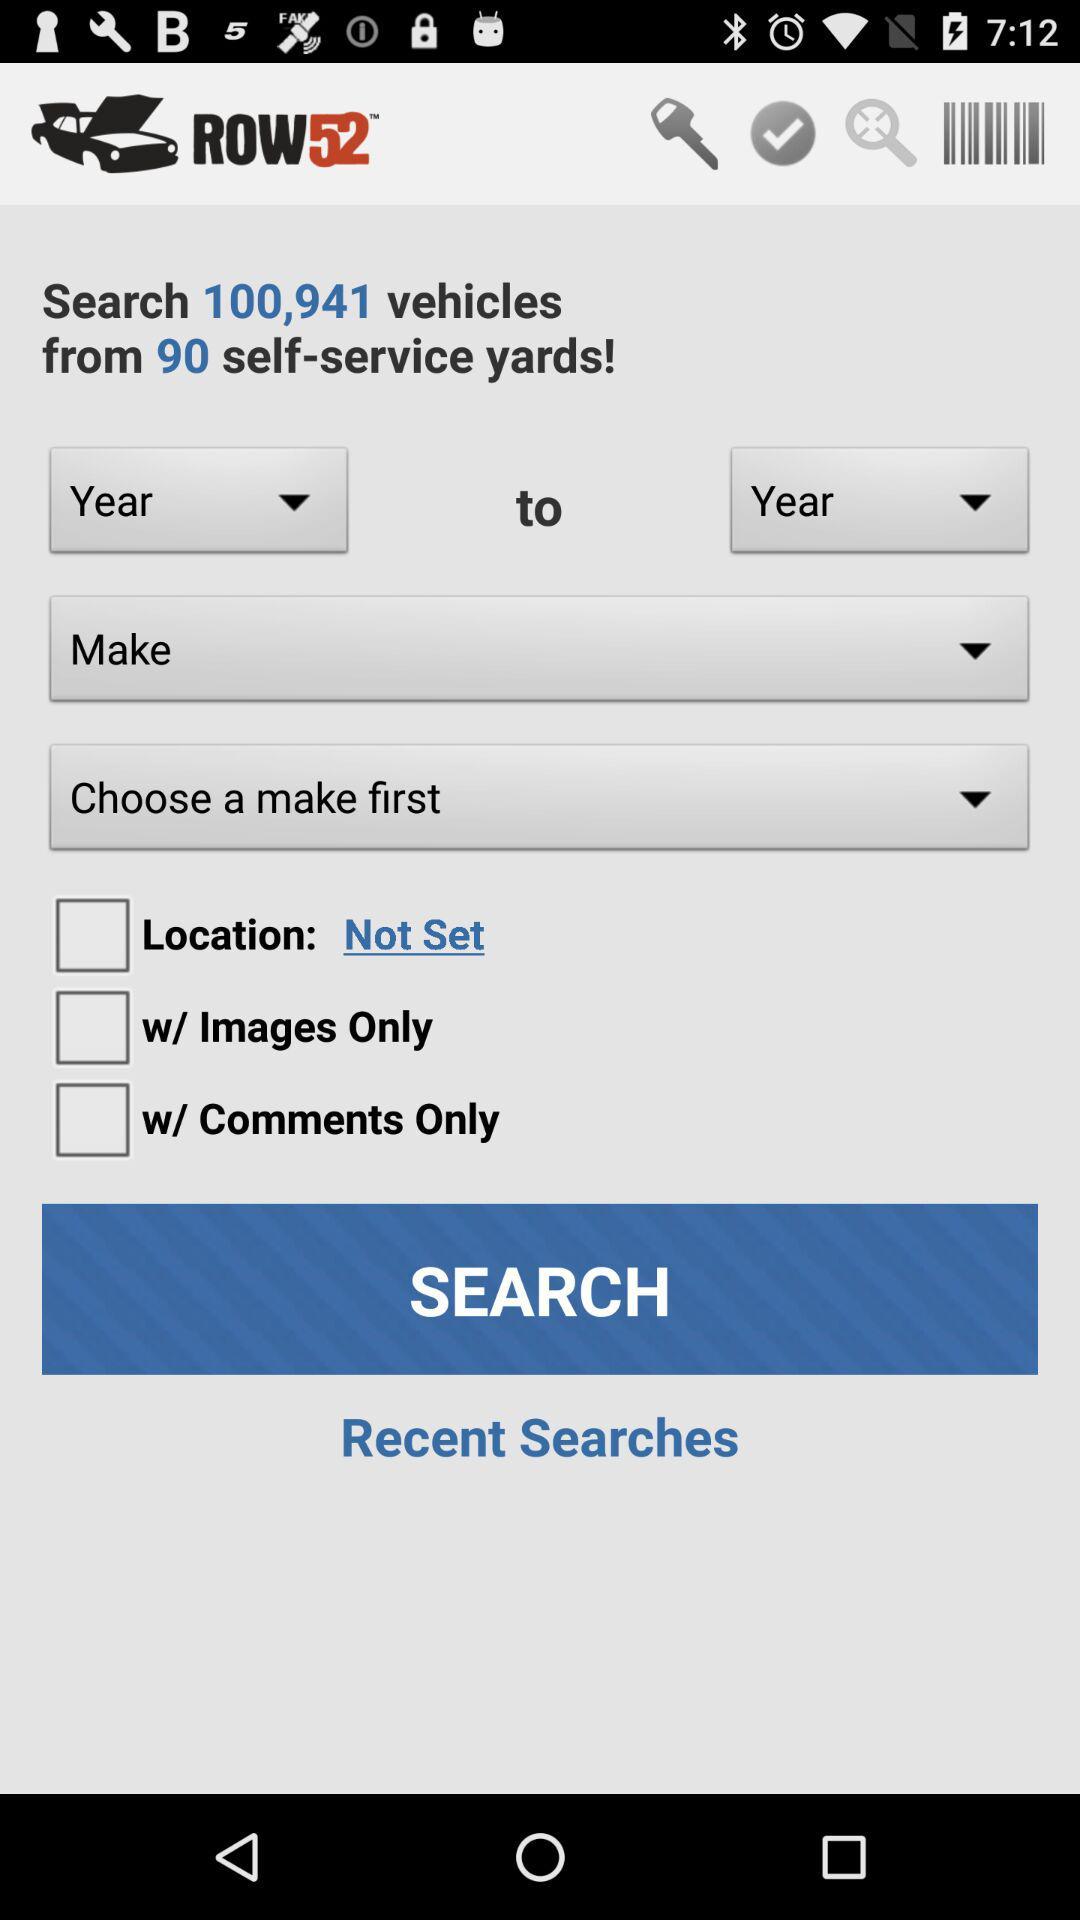 The height and width of the screenshot is (1920, 1080). What do you see at coordinates (782, 142) in the screenshot?
I see `the check icon` at bounding box center [782, 142].